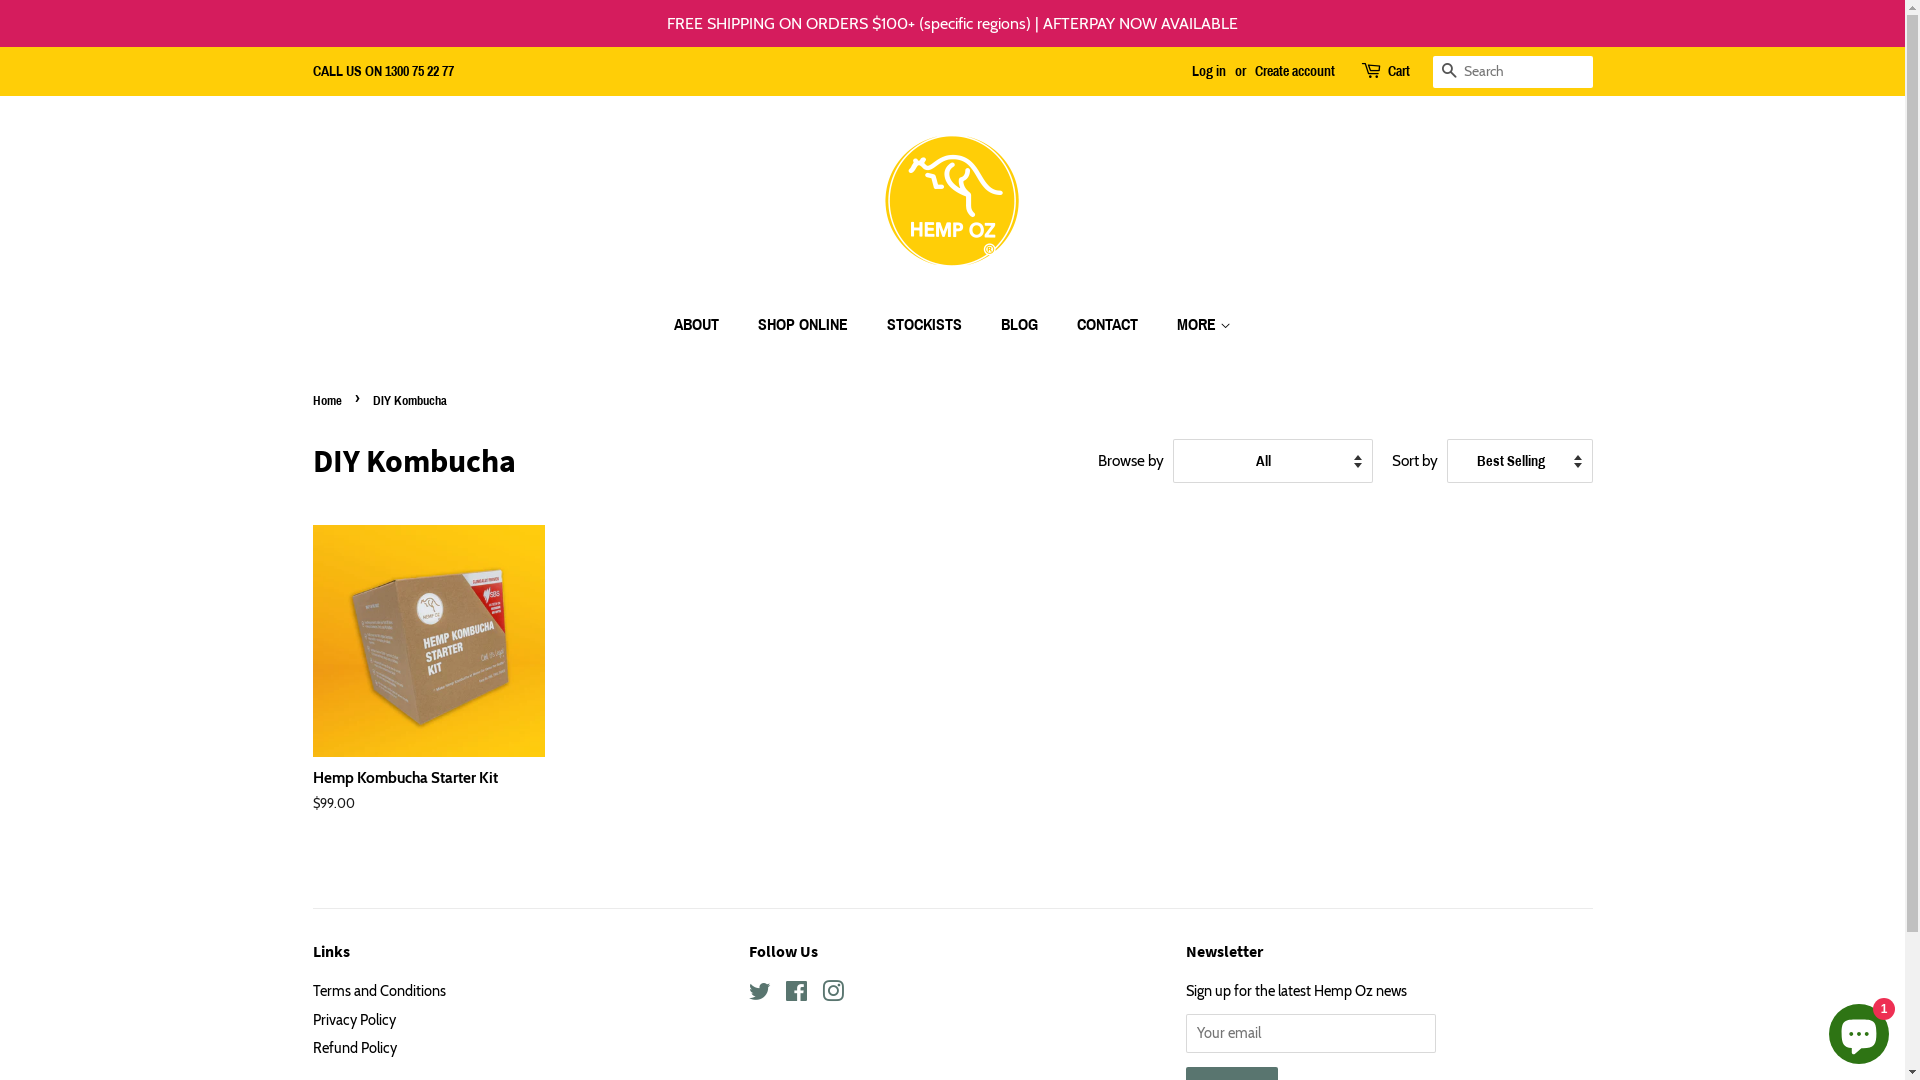 The height and width of the screenshot is (1080, 1920). What do you see at coordinates (1397, 71) in the screenshot?
I see `'Cart'` at bounding box center [1397, 71].